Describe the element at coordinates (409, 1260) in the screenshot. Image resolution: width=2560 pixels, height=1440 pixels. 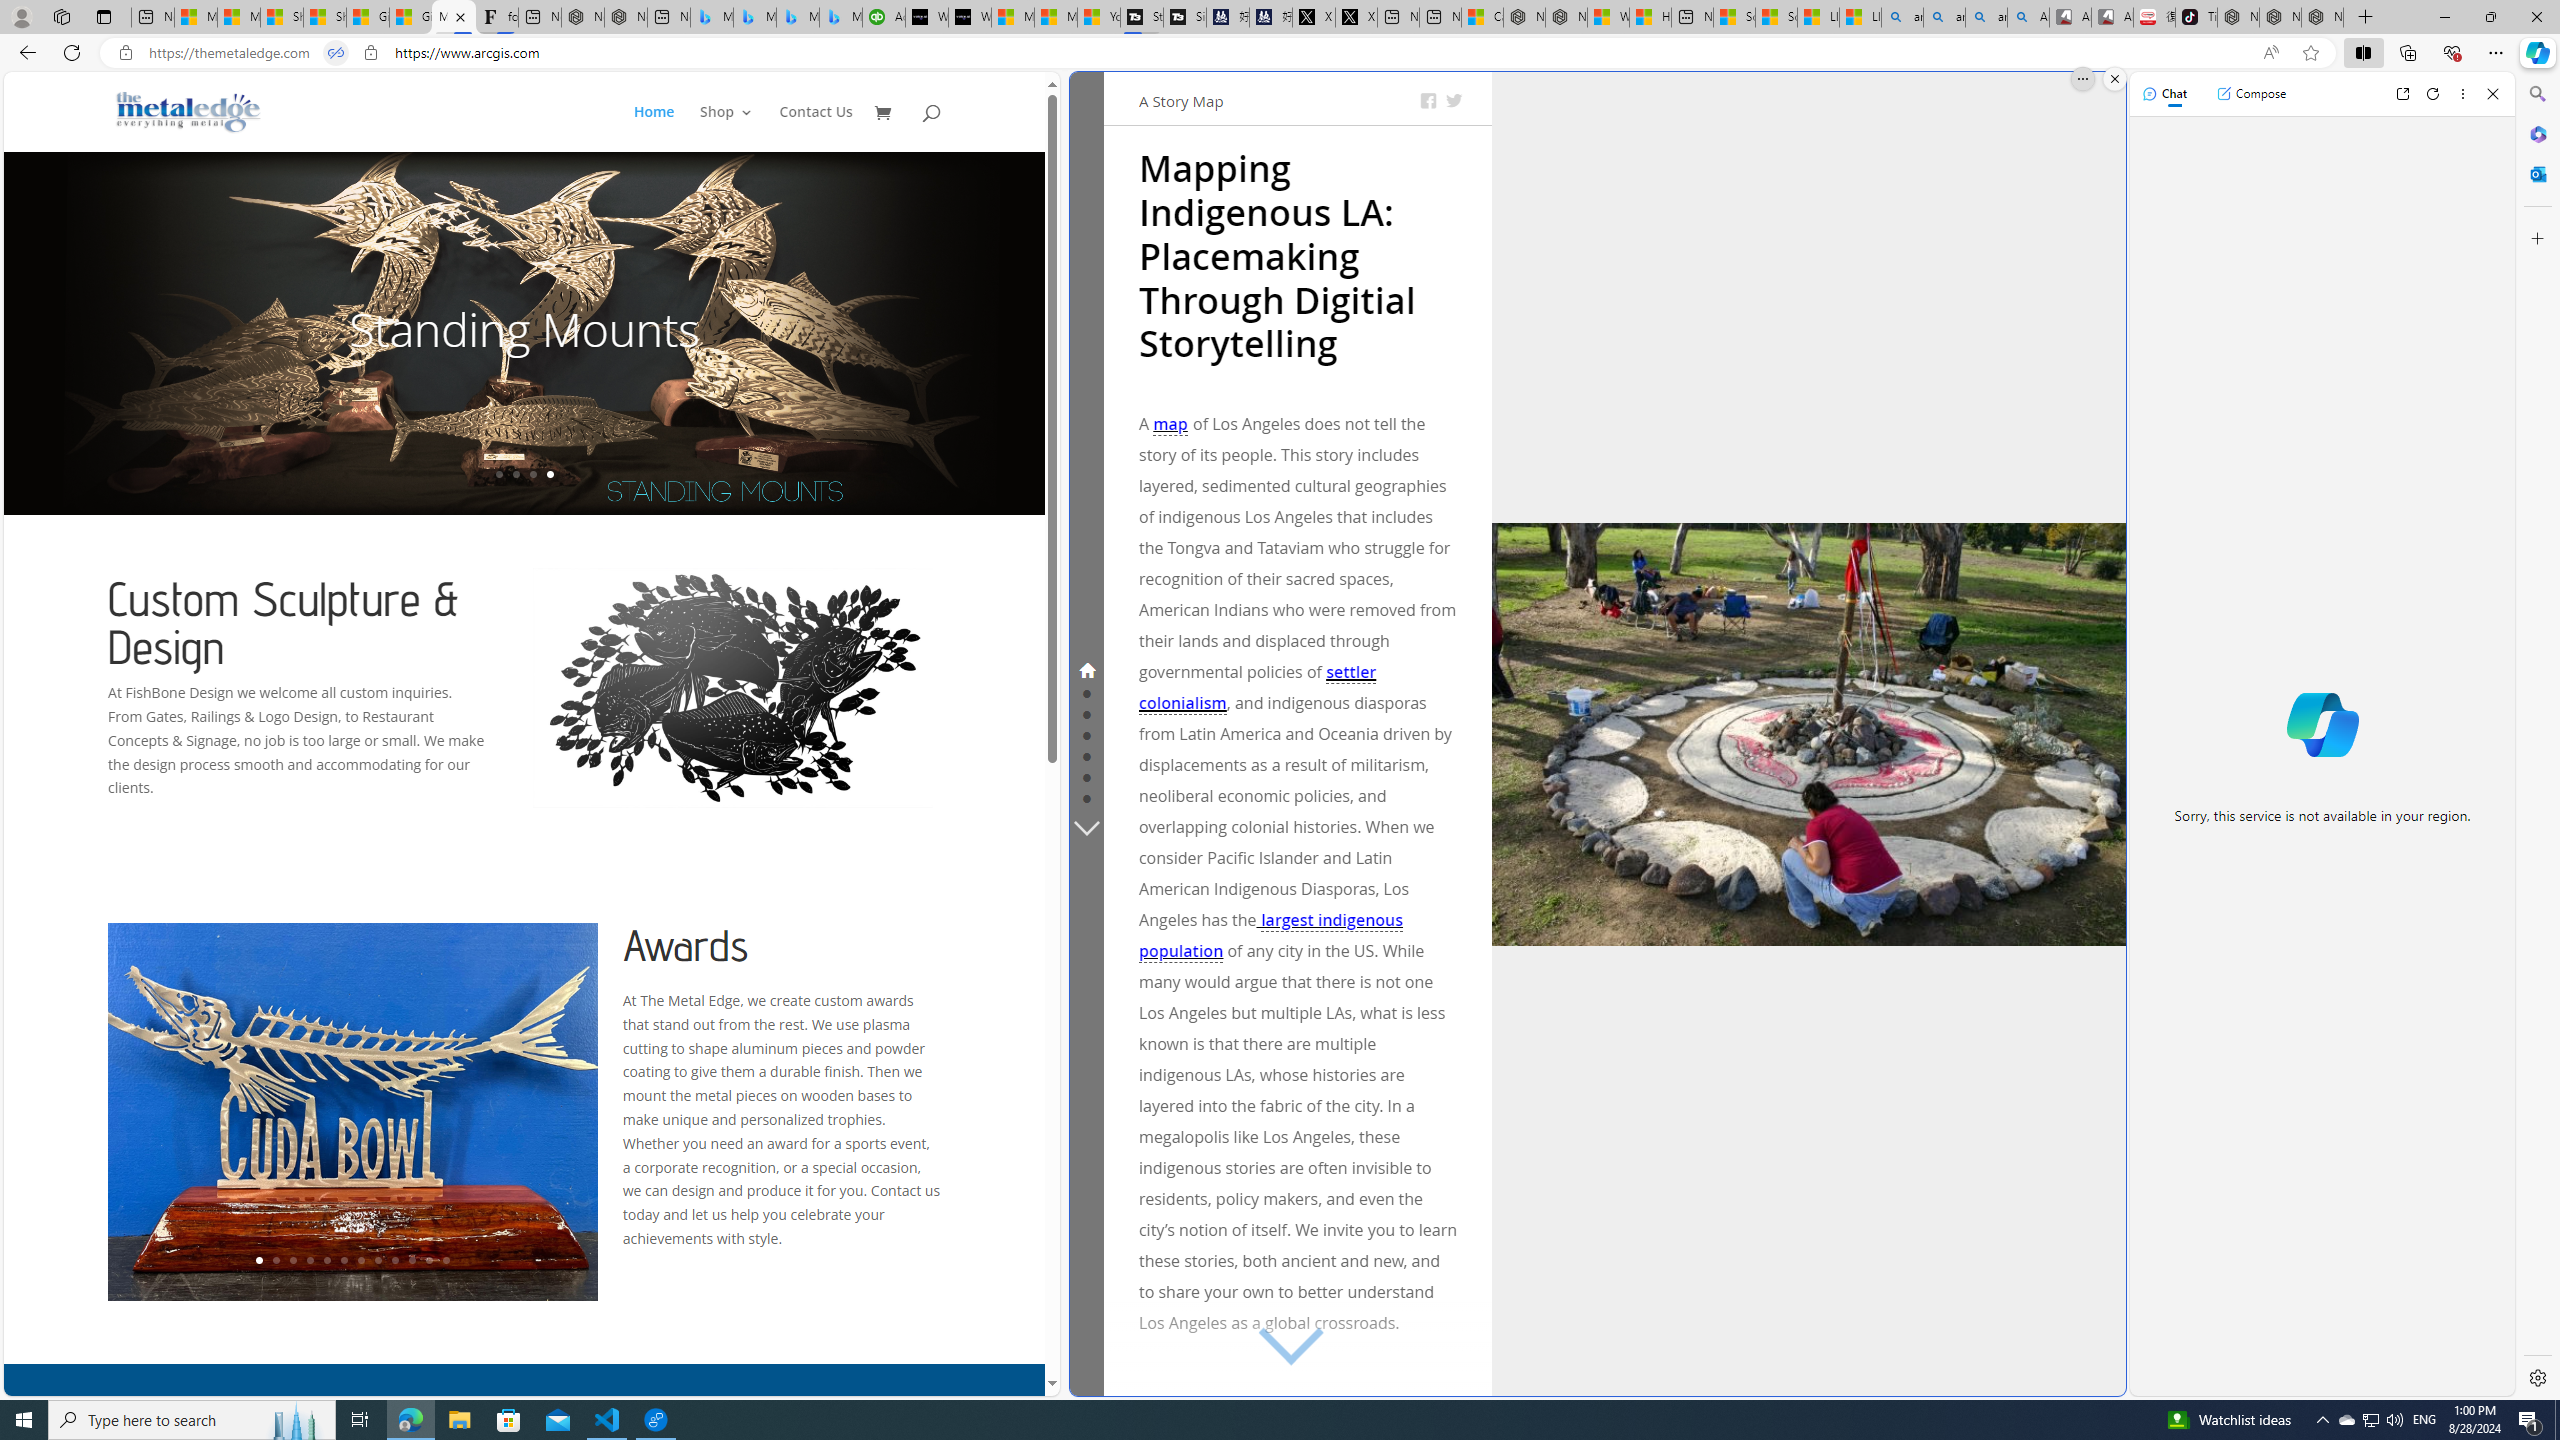
I see `'10'` at that location.